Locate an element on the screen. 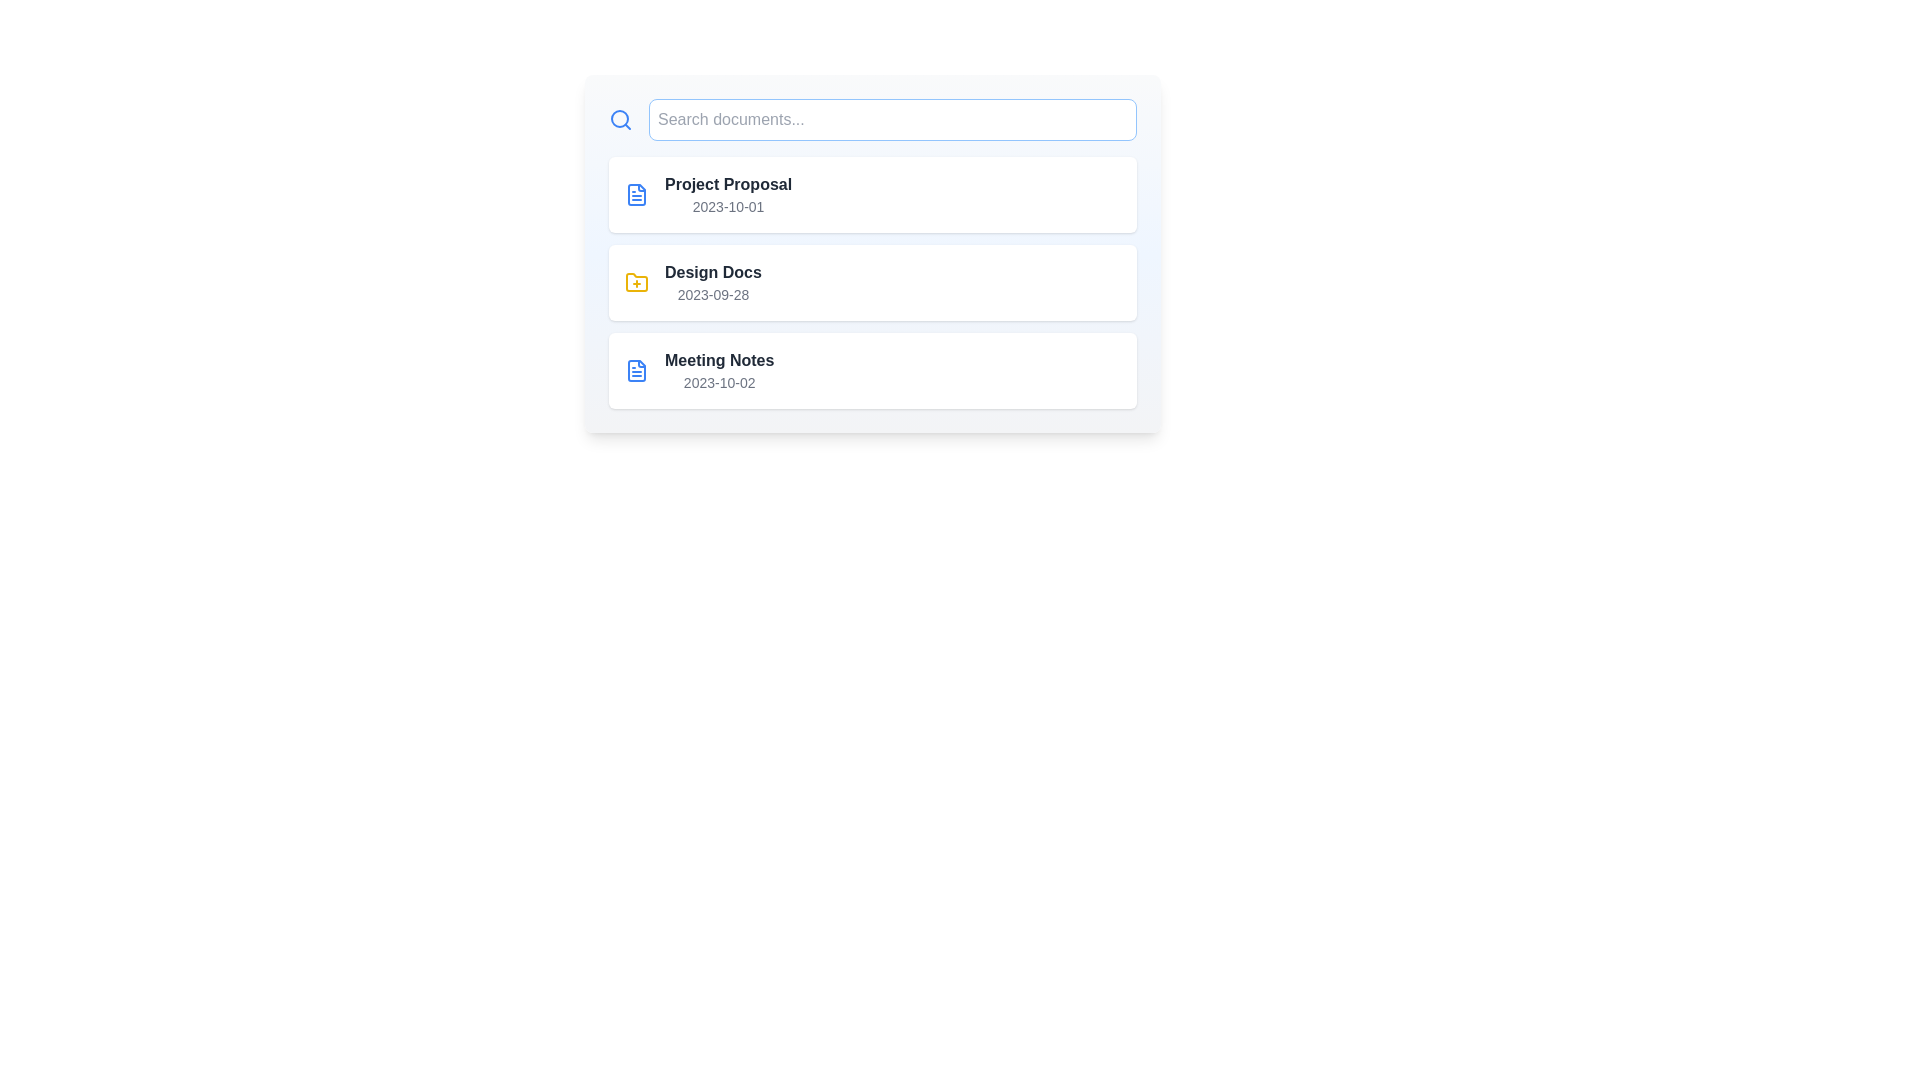  the document item identified by Project Proposal is located at coordinates (873, 195).